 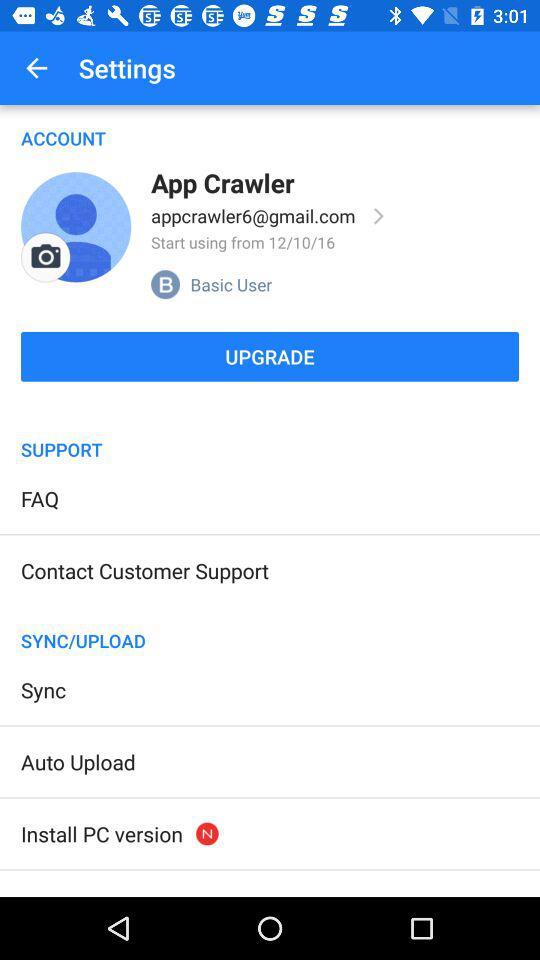 I want to click on item above the upgrade icon, so click(x=75, y=227).